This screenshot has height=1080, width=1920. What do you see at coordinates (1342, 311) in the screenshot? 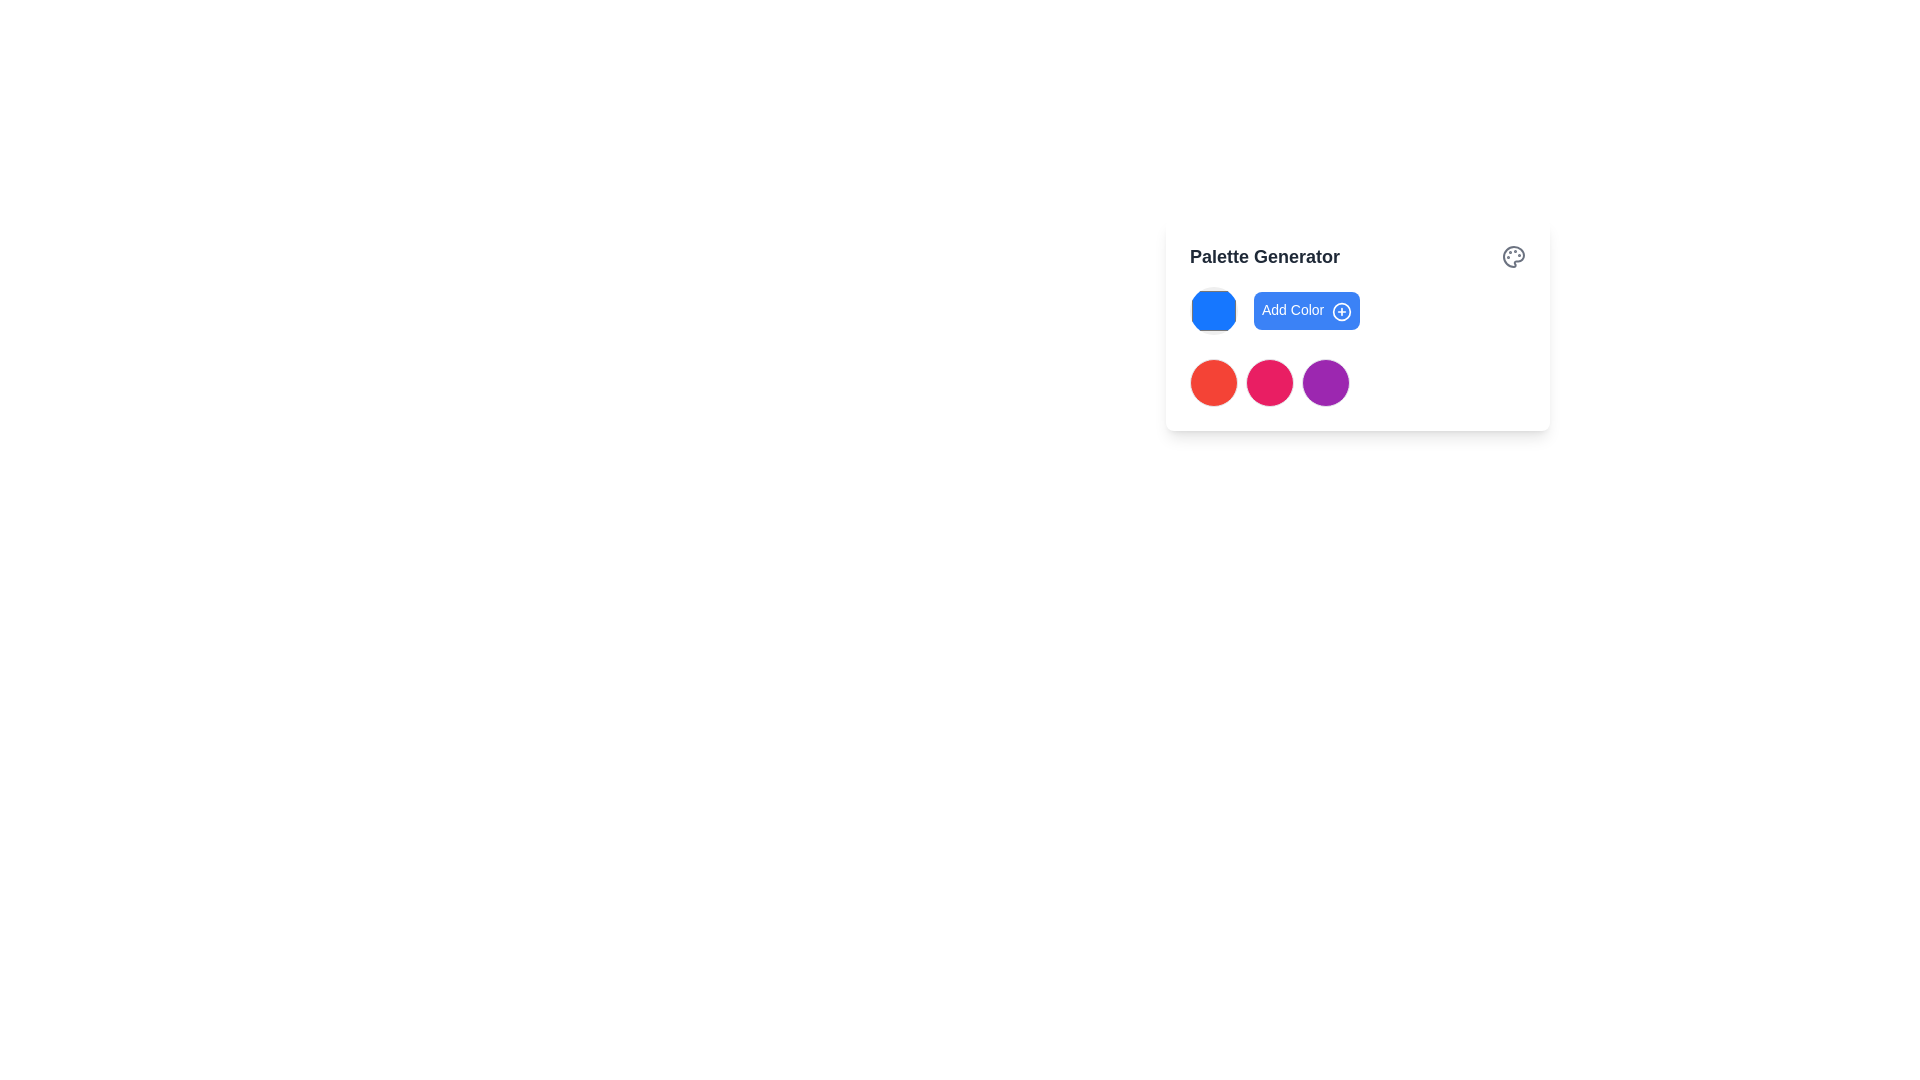
I see `the circular icon element representing a plus sign in the Palette Generator section, located to the right of the 'Add Color' button` at bounding box center [1342, 311].